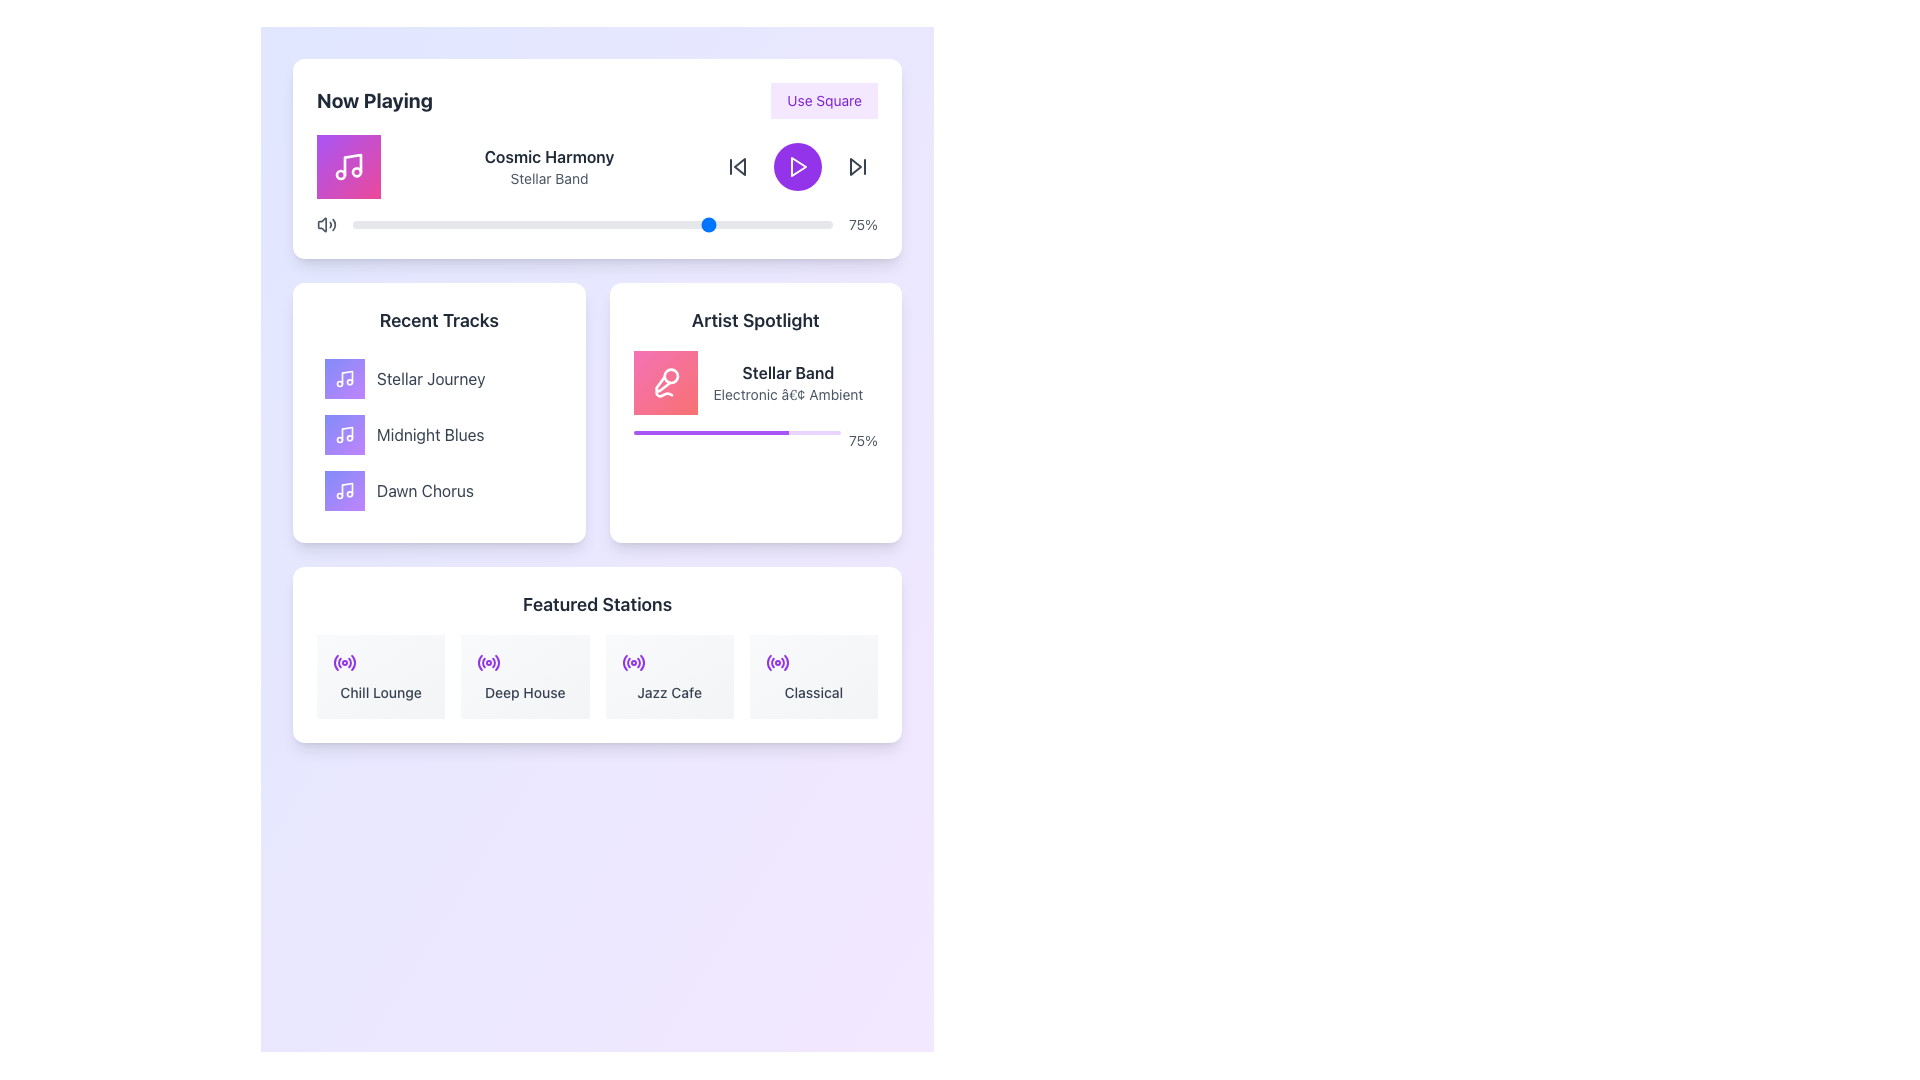 The image size is (1920, 1080). I want to click on the 'Deep House' selectable tile, so click(525, 676).